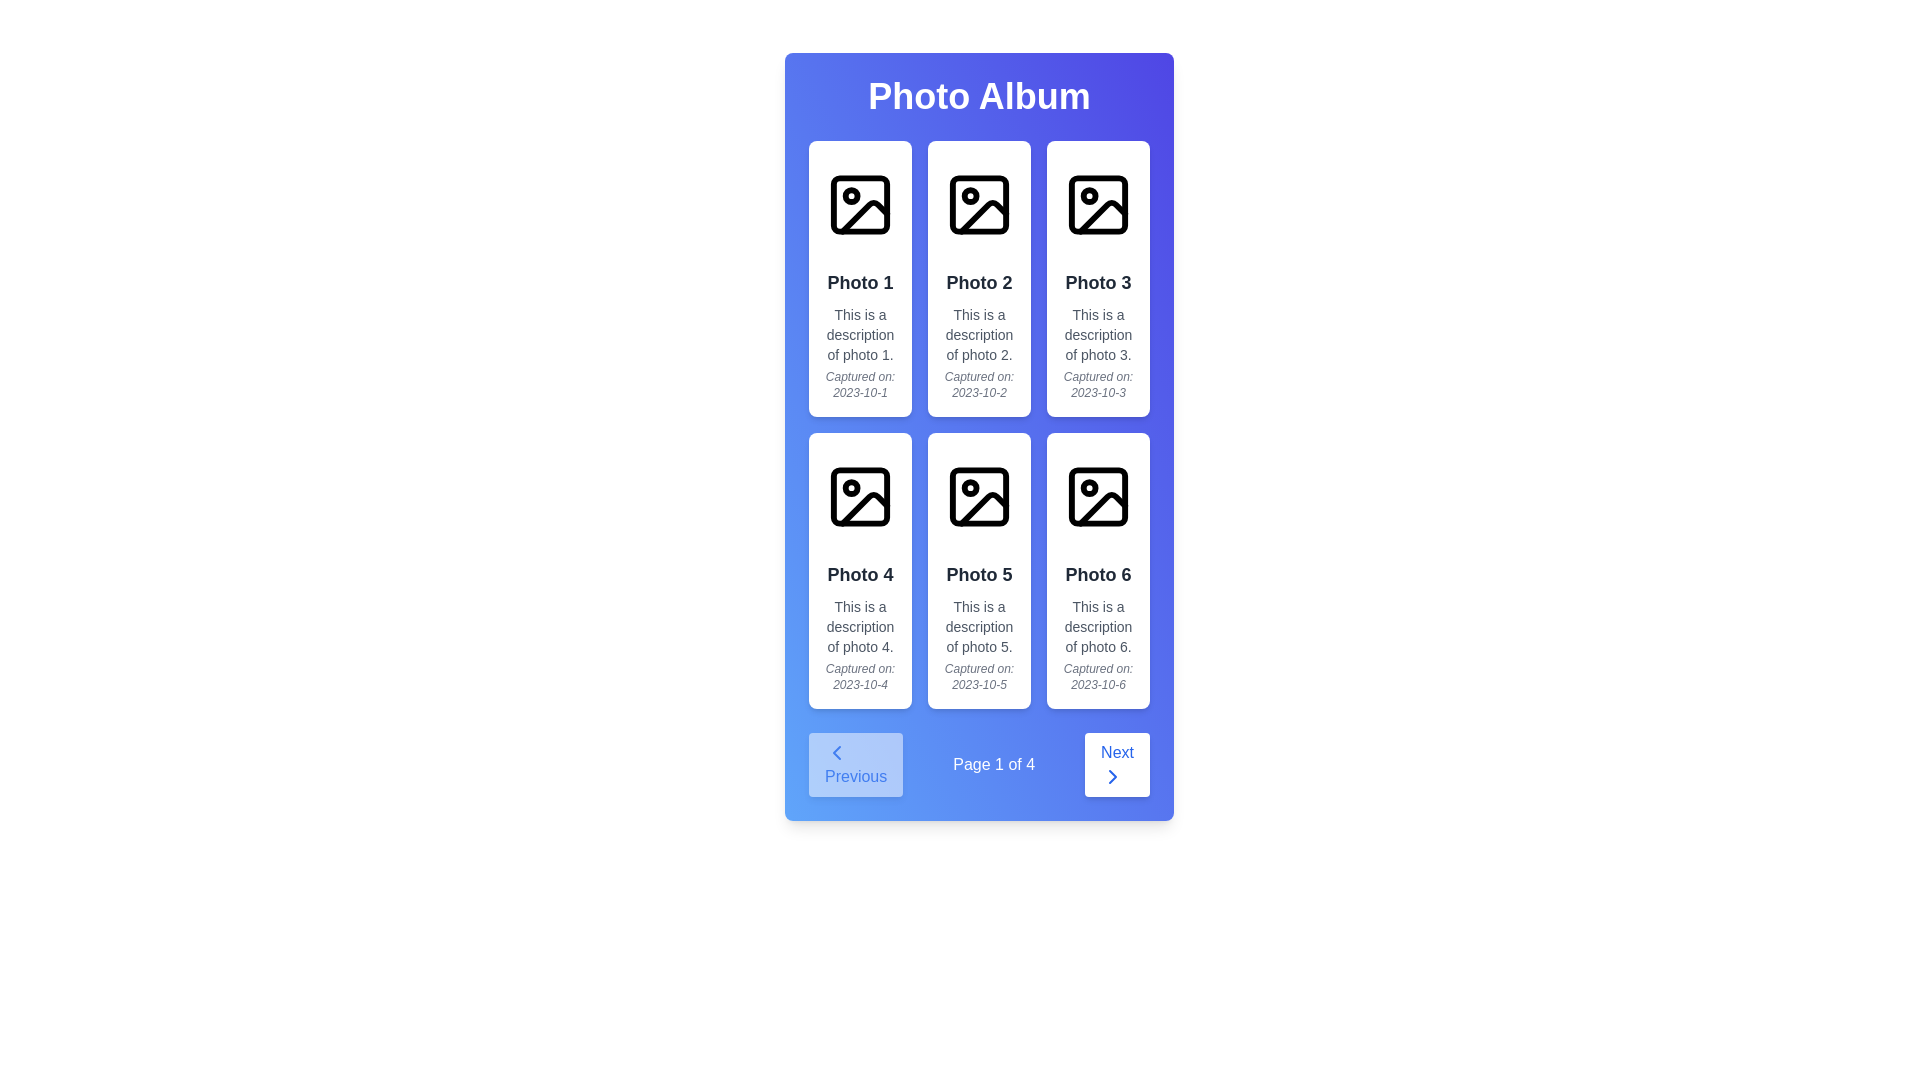 Image resolution: width=1920 pixels, height=1080 pixels. What do you see at coordinates (860, 496) in the screenshot?
I see `the graphical icon representing an image within the fourth card of a grid, located above the title 'Photo 4'` at bounding box center [860, 496].